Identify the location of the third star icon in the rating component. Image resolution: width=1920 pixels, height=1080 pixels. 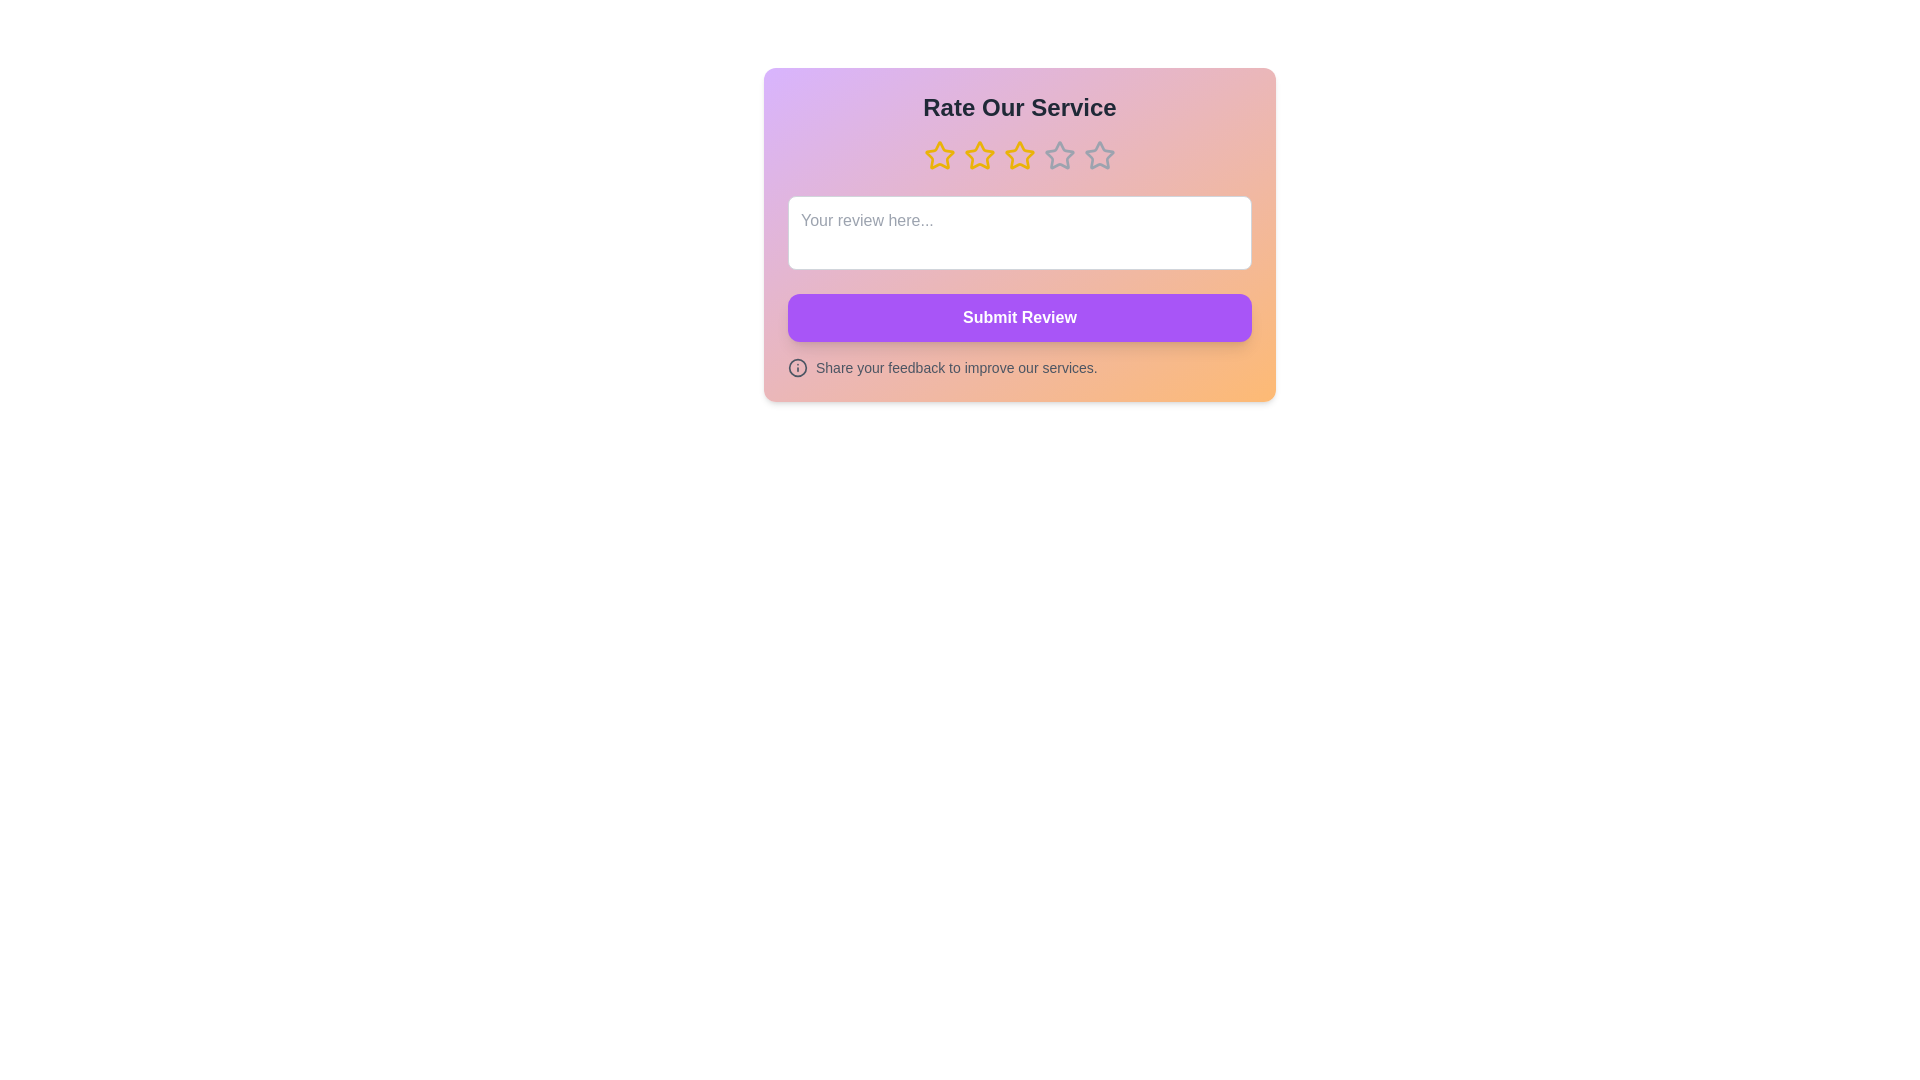
(979, 154).